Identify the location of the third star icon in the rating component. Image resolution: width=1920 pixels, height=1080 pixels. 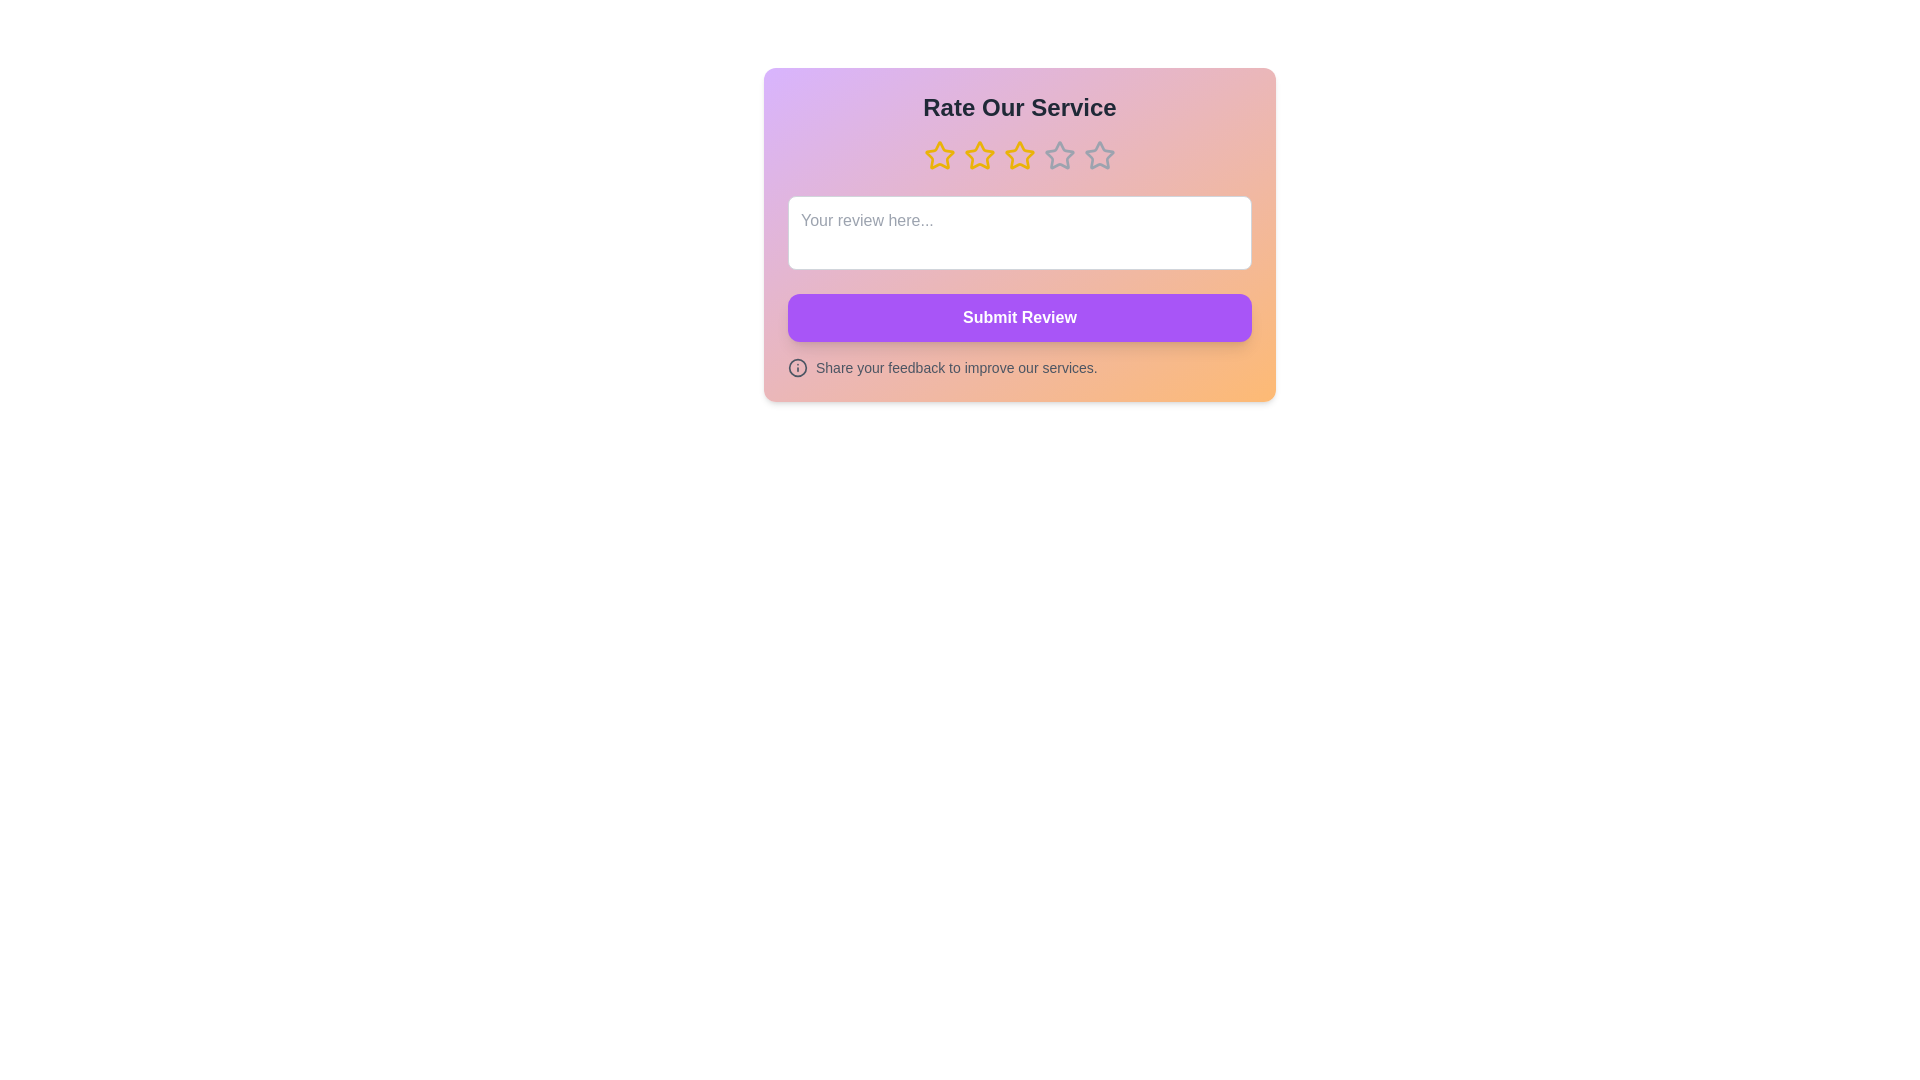
(979, 154).